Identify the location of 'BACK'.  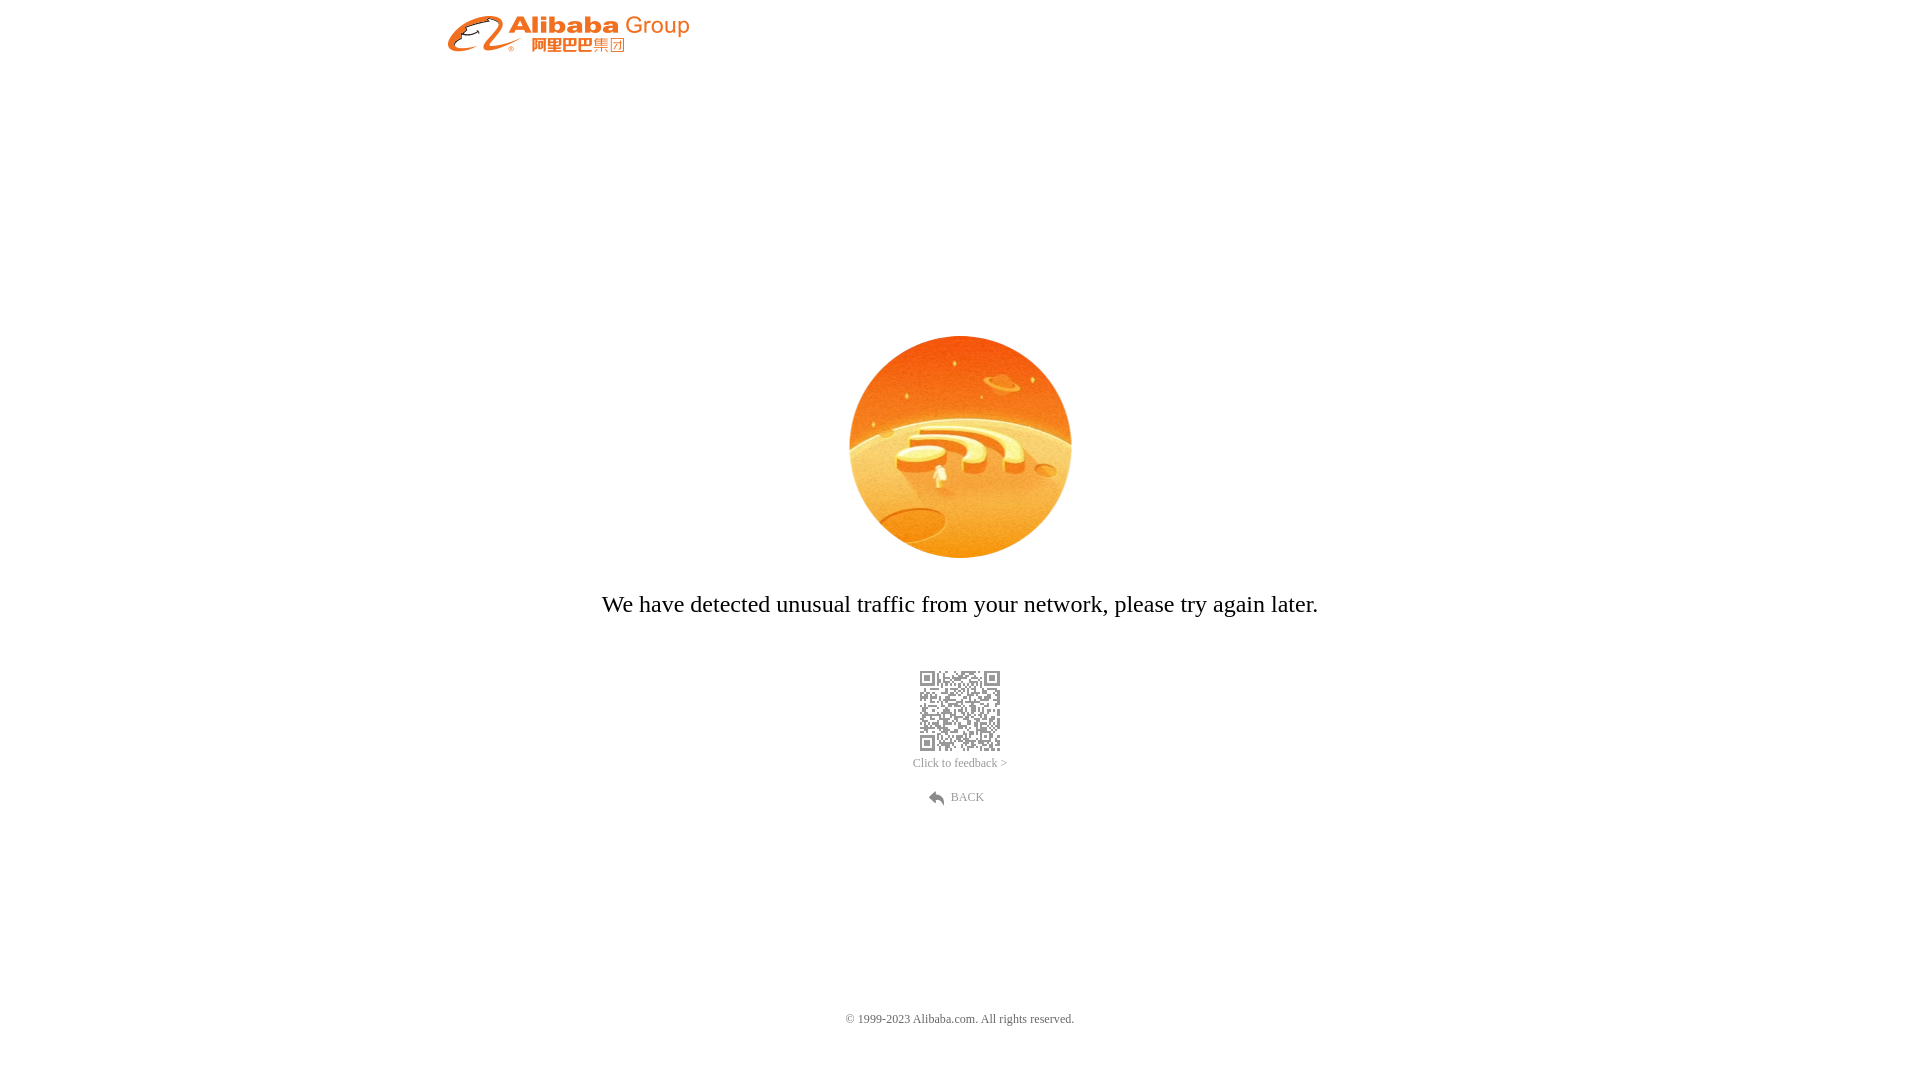
(960, 794).